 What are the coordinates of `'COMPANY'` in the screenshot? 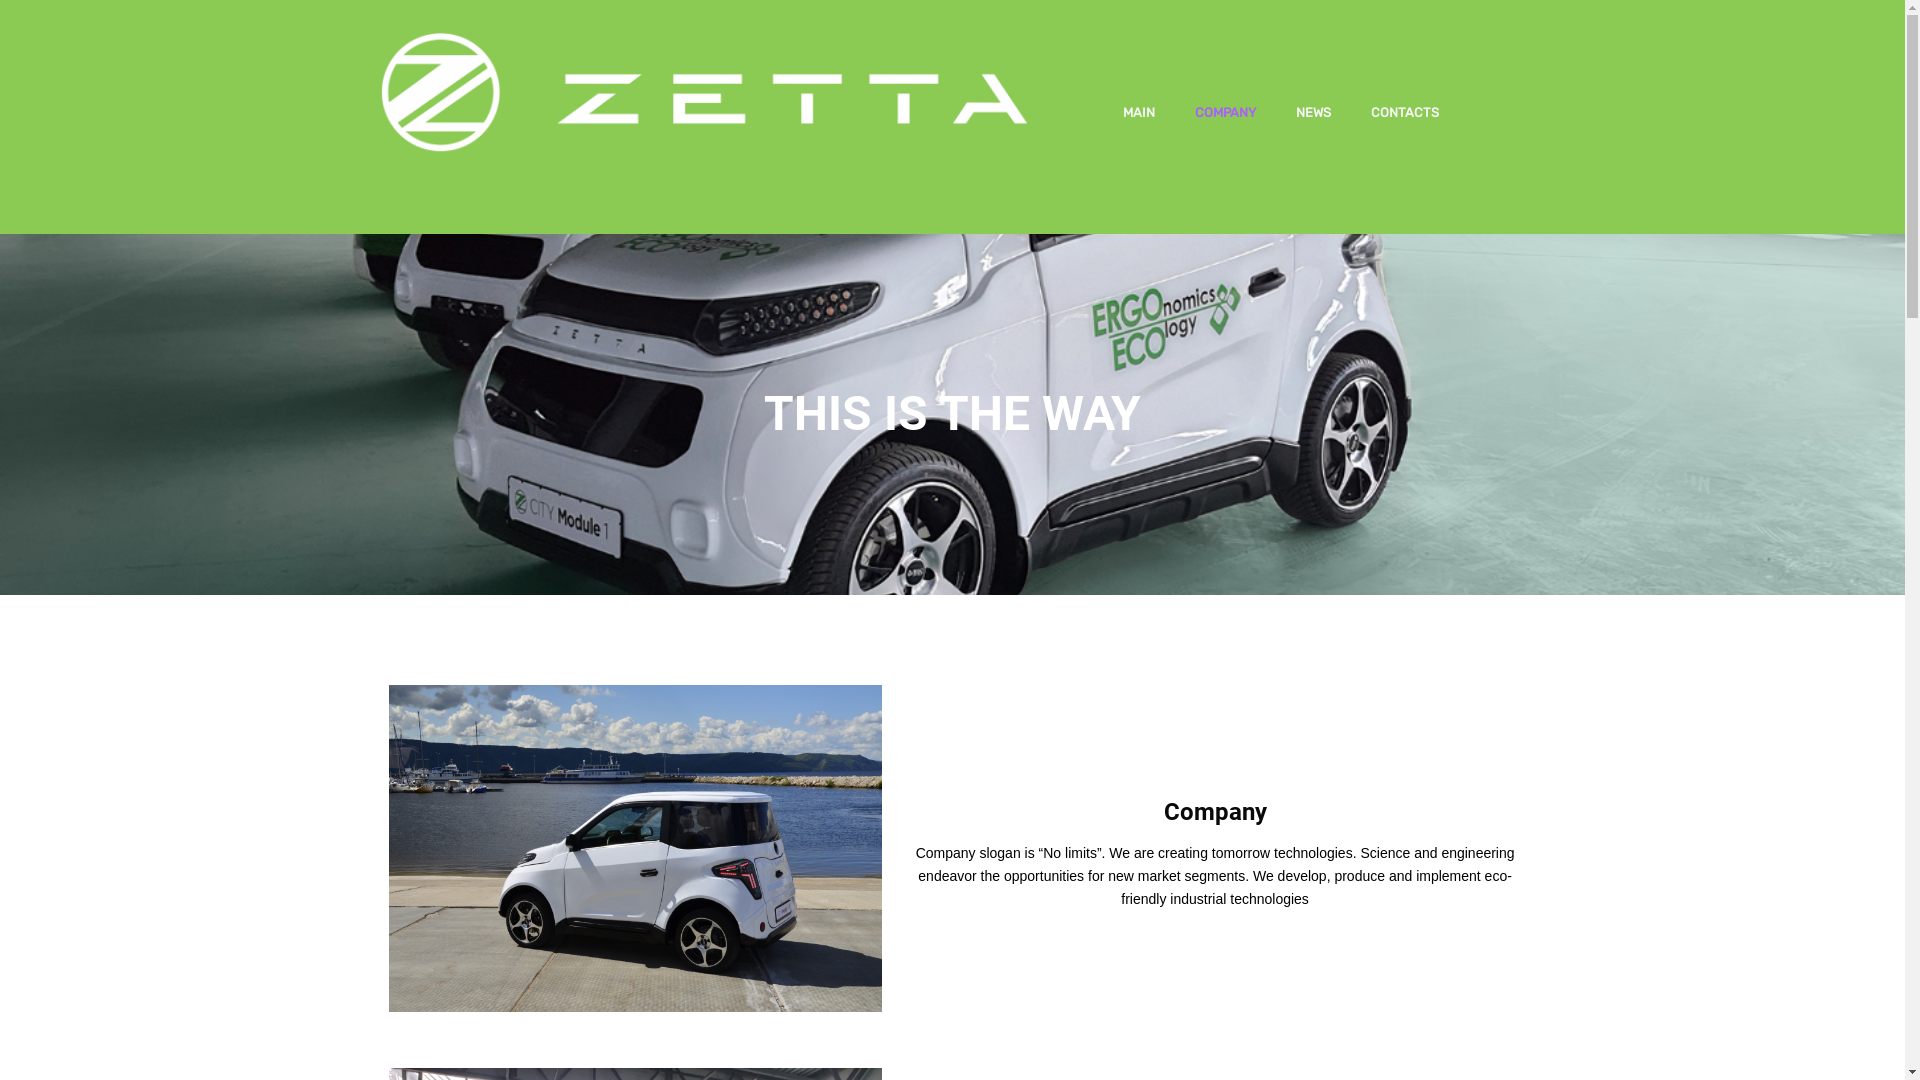 It's located at (1224, 112).